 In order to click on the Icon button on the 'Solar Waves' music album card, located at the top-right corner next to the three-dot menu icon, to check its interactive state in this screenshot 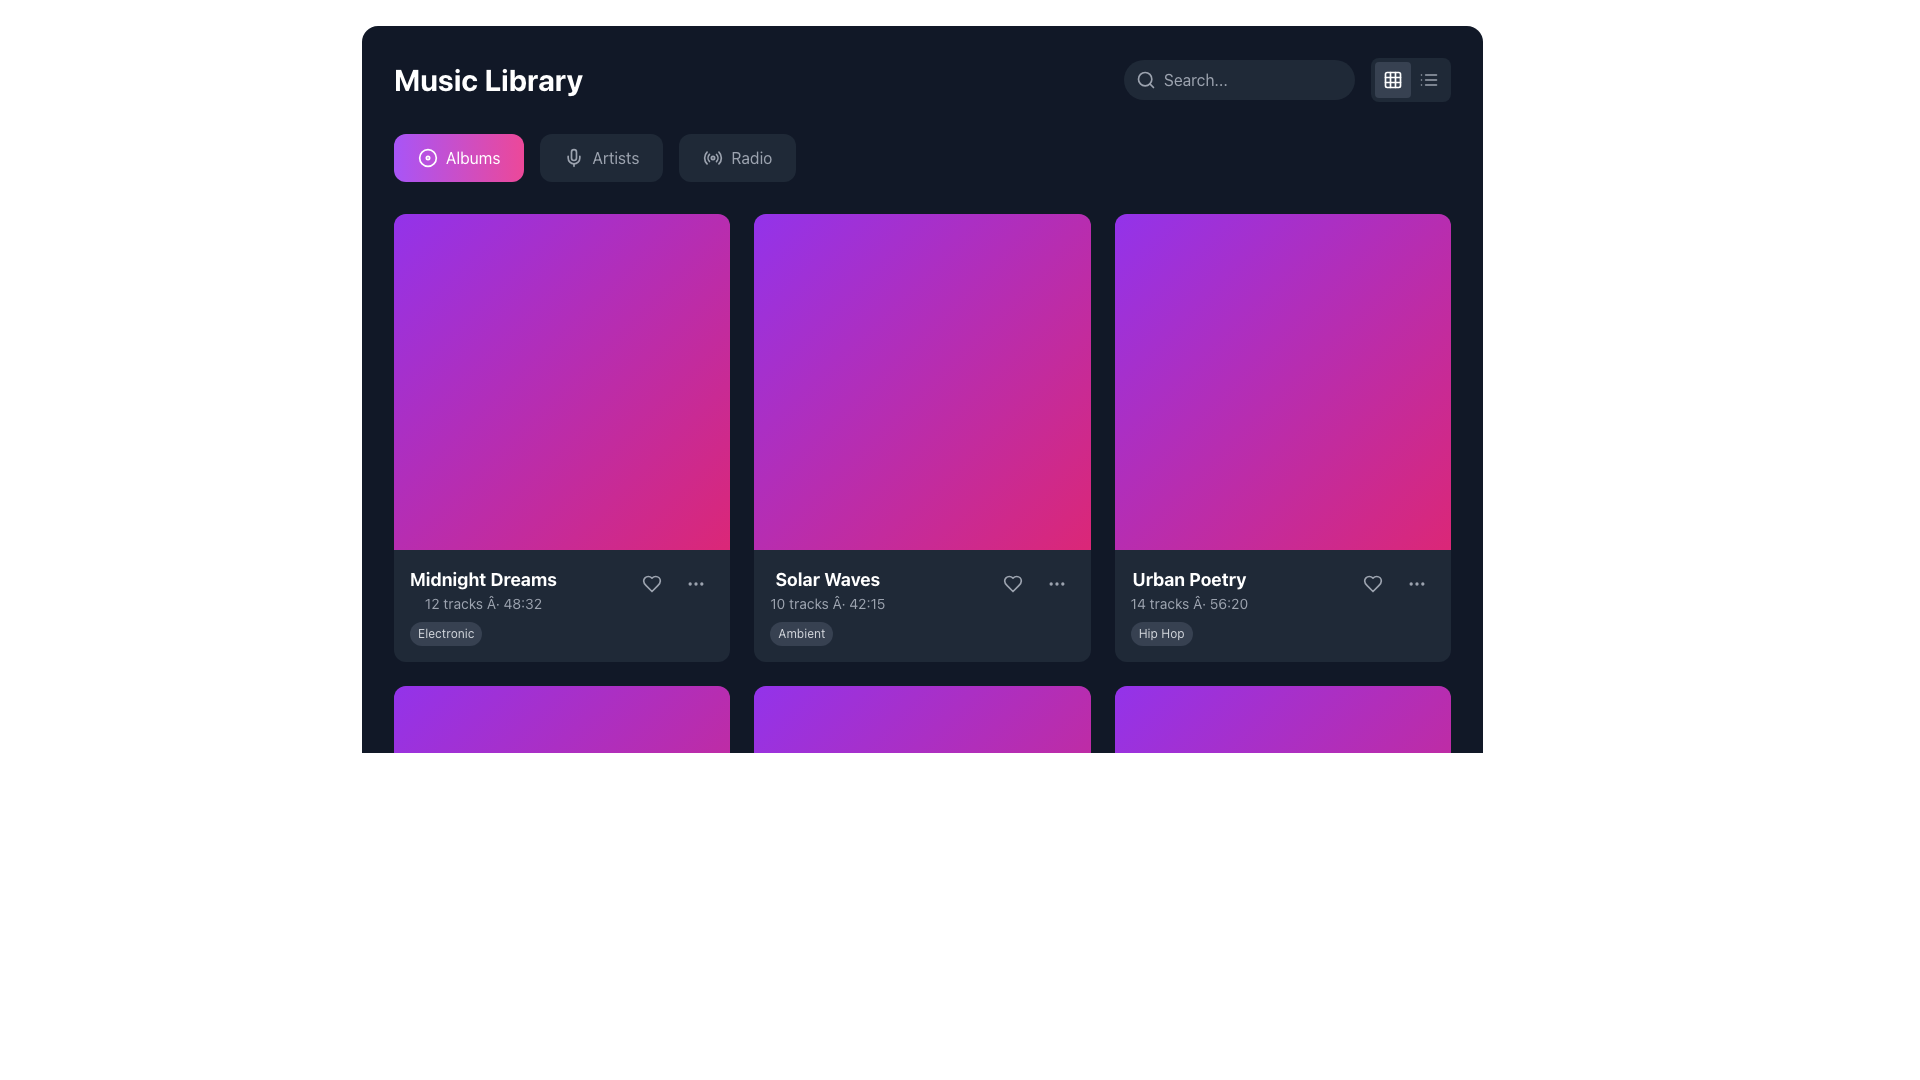, I will do `click(1012, 584)`.